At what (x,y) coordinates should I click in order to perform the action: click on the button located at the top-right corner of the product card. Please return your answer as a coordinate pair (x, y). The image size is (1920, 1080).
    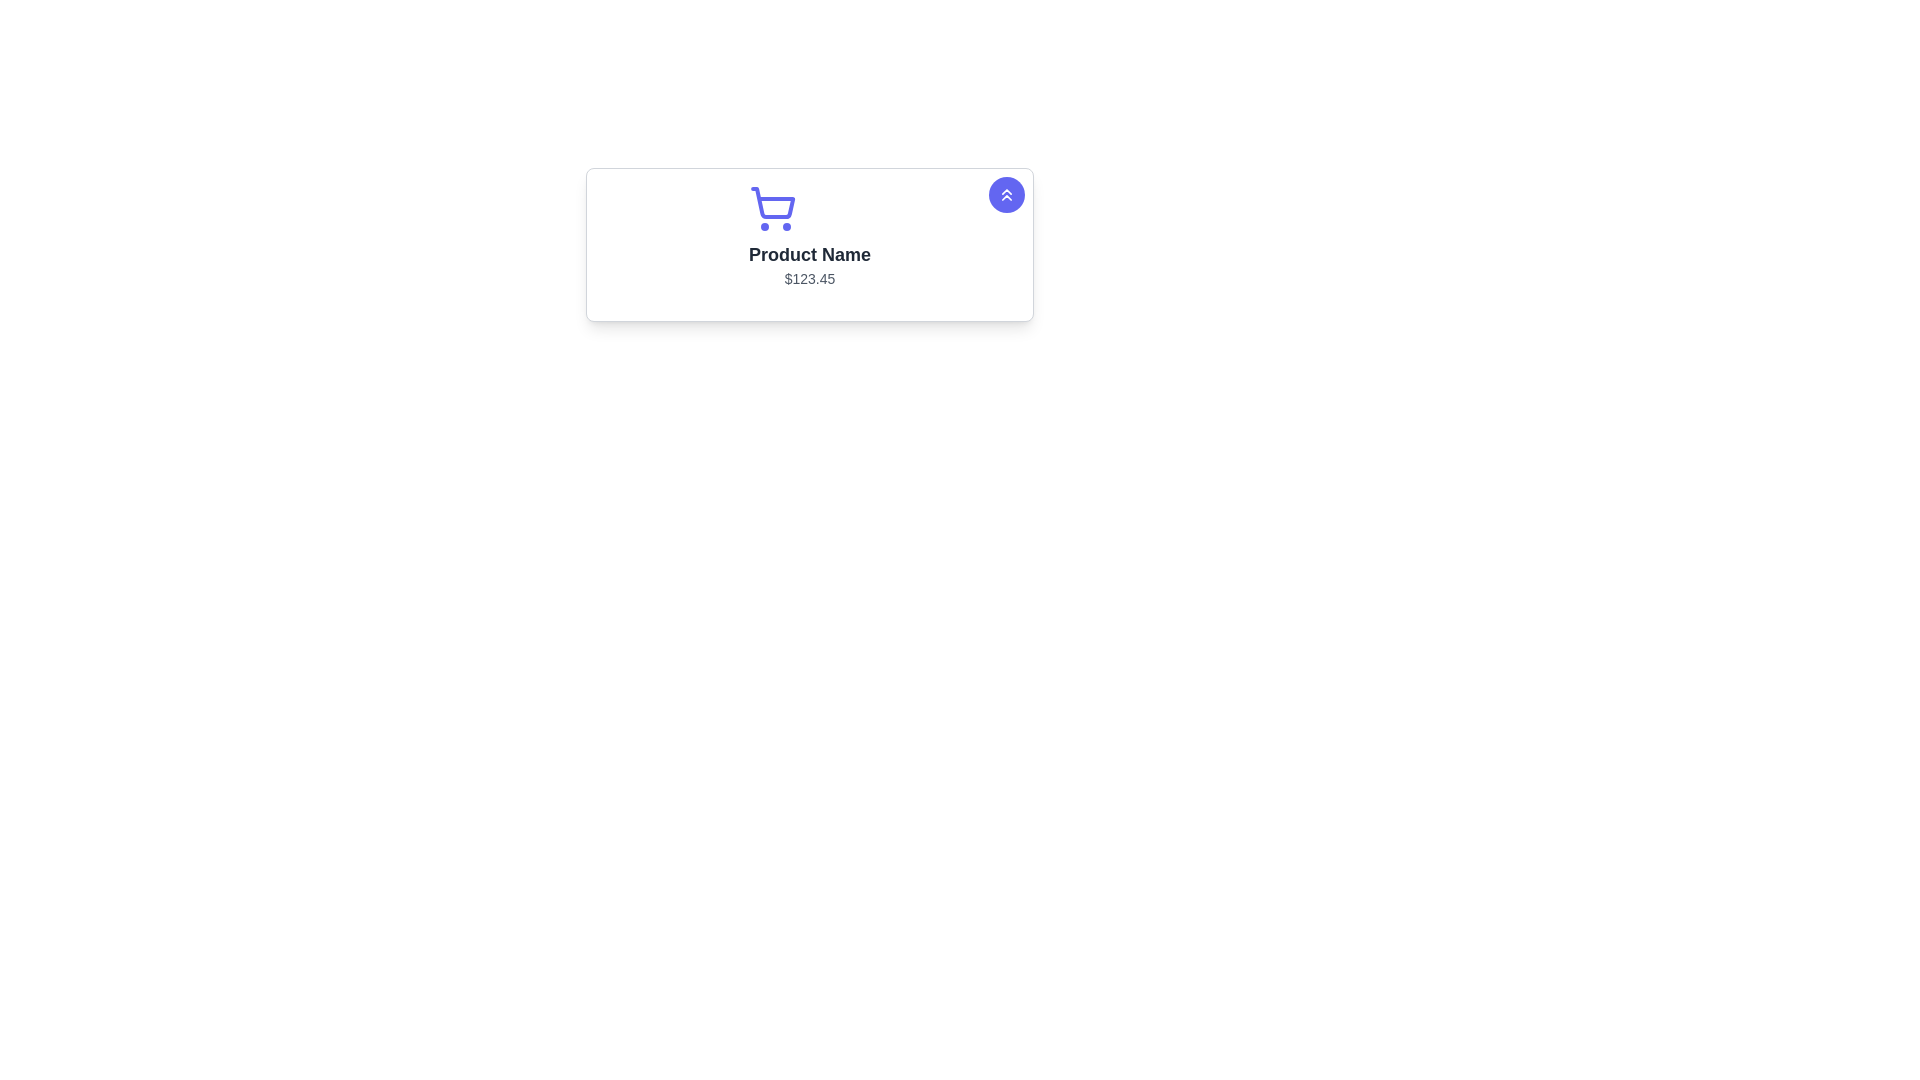
    Looking at the image, I should click on (1007, 195).